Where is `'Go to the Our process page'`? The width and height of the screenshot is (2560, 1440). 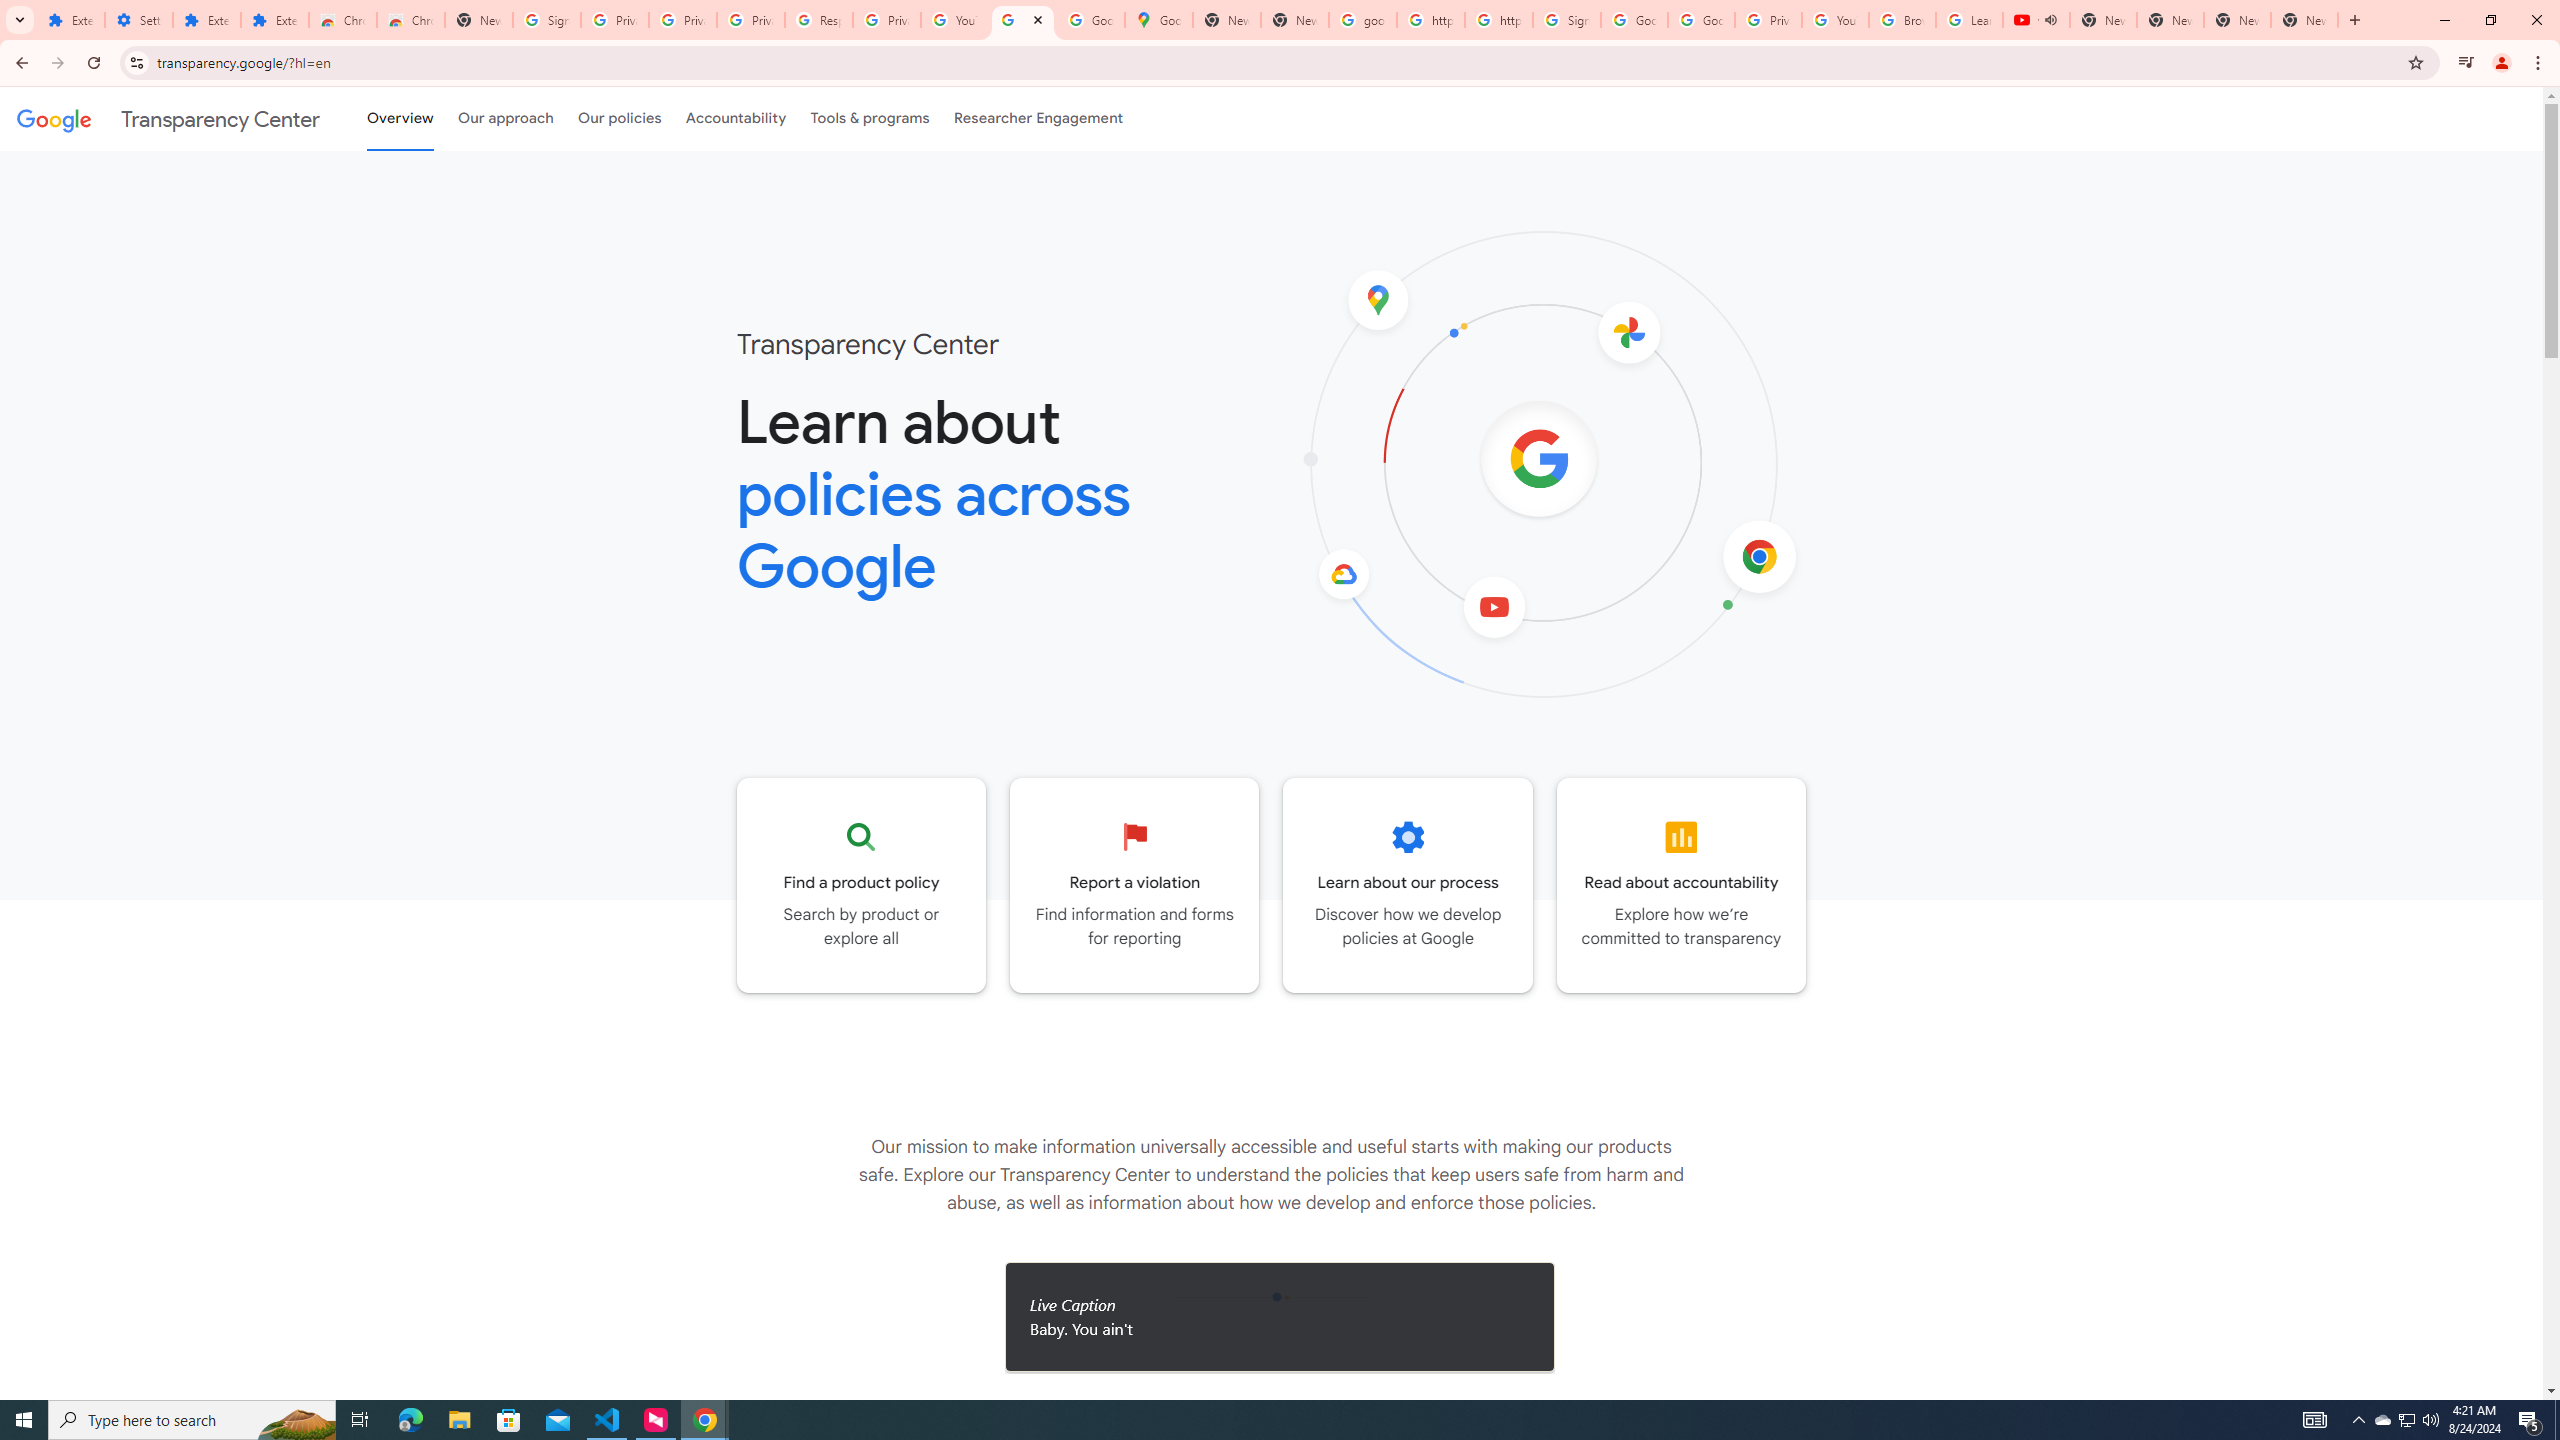 'Go to the Our process page' is located at coordinates (1407, 884).